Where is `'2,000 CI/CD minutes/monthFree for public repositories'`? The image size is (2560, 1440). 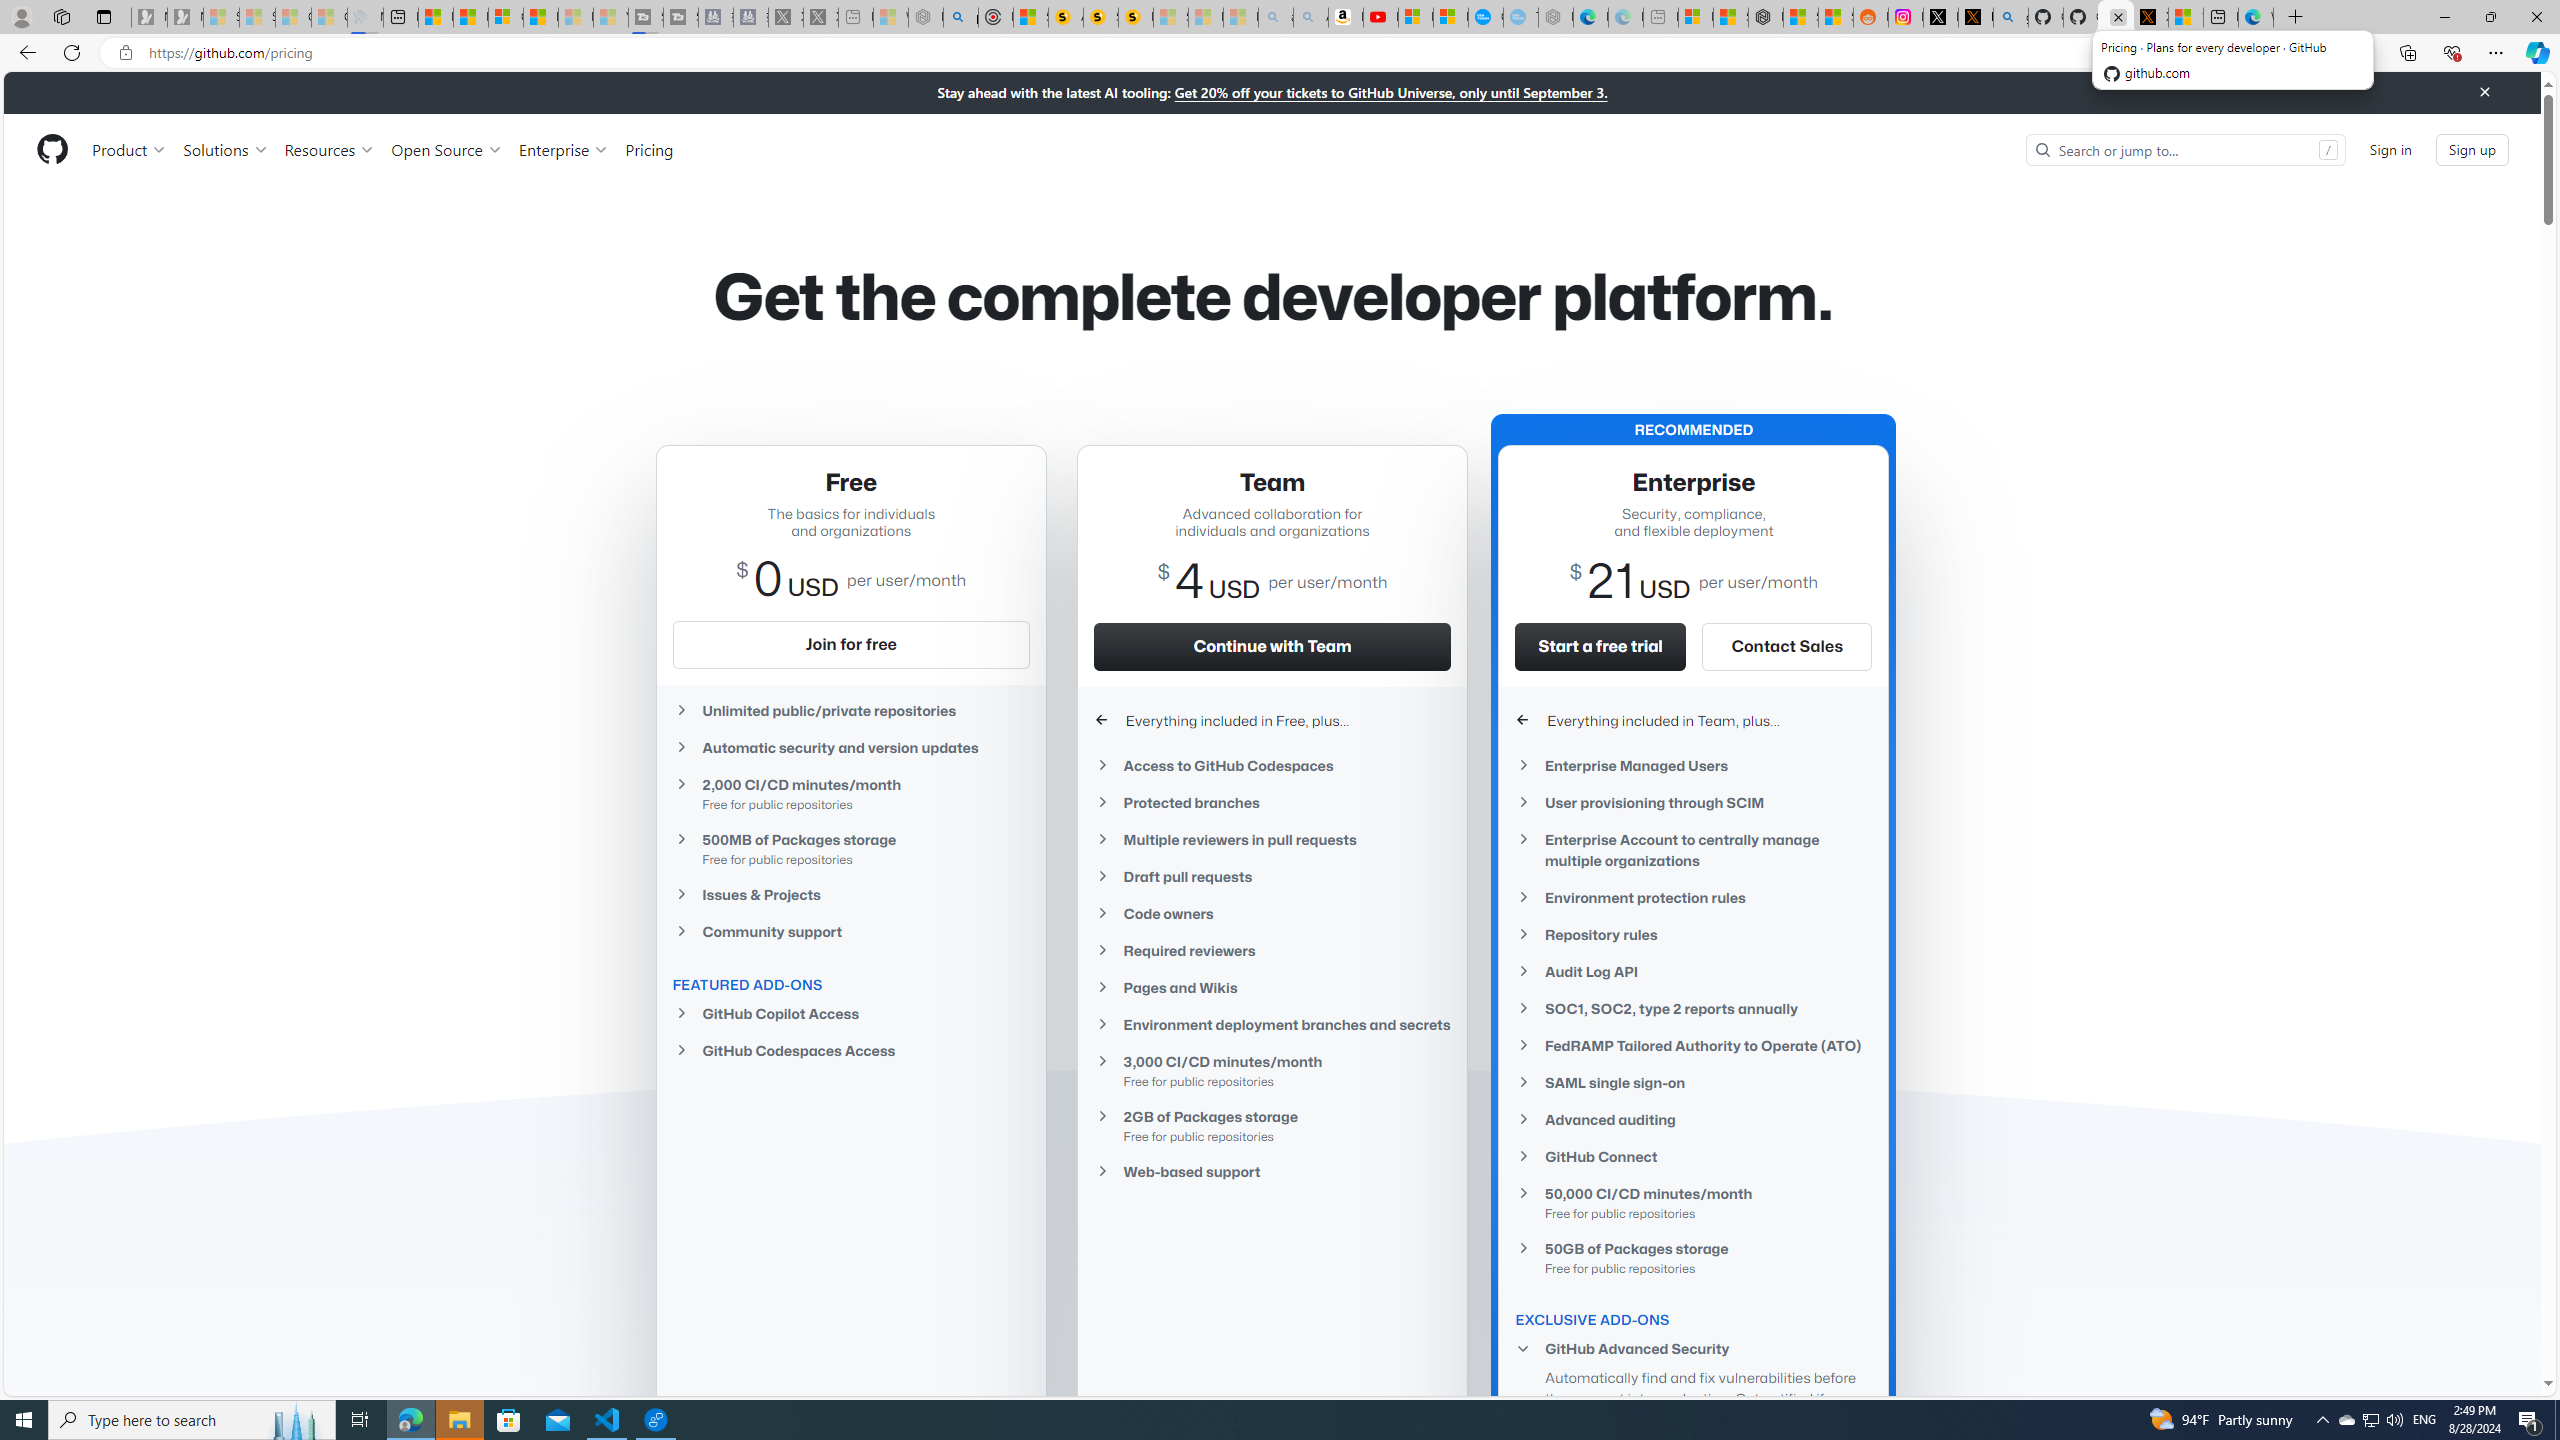
'2,000 CI/CD minutes/monthFree for public repositories' is located at coordinates (848, 792).